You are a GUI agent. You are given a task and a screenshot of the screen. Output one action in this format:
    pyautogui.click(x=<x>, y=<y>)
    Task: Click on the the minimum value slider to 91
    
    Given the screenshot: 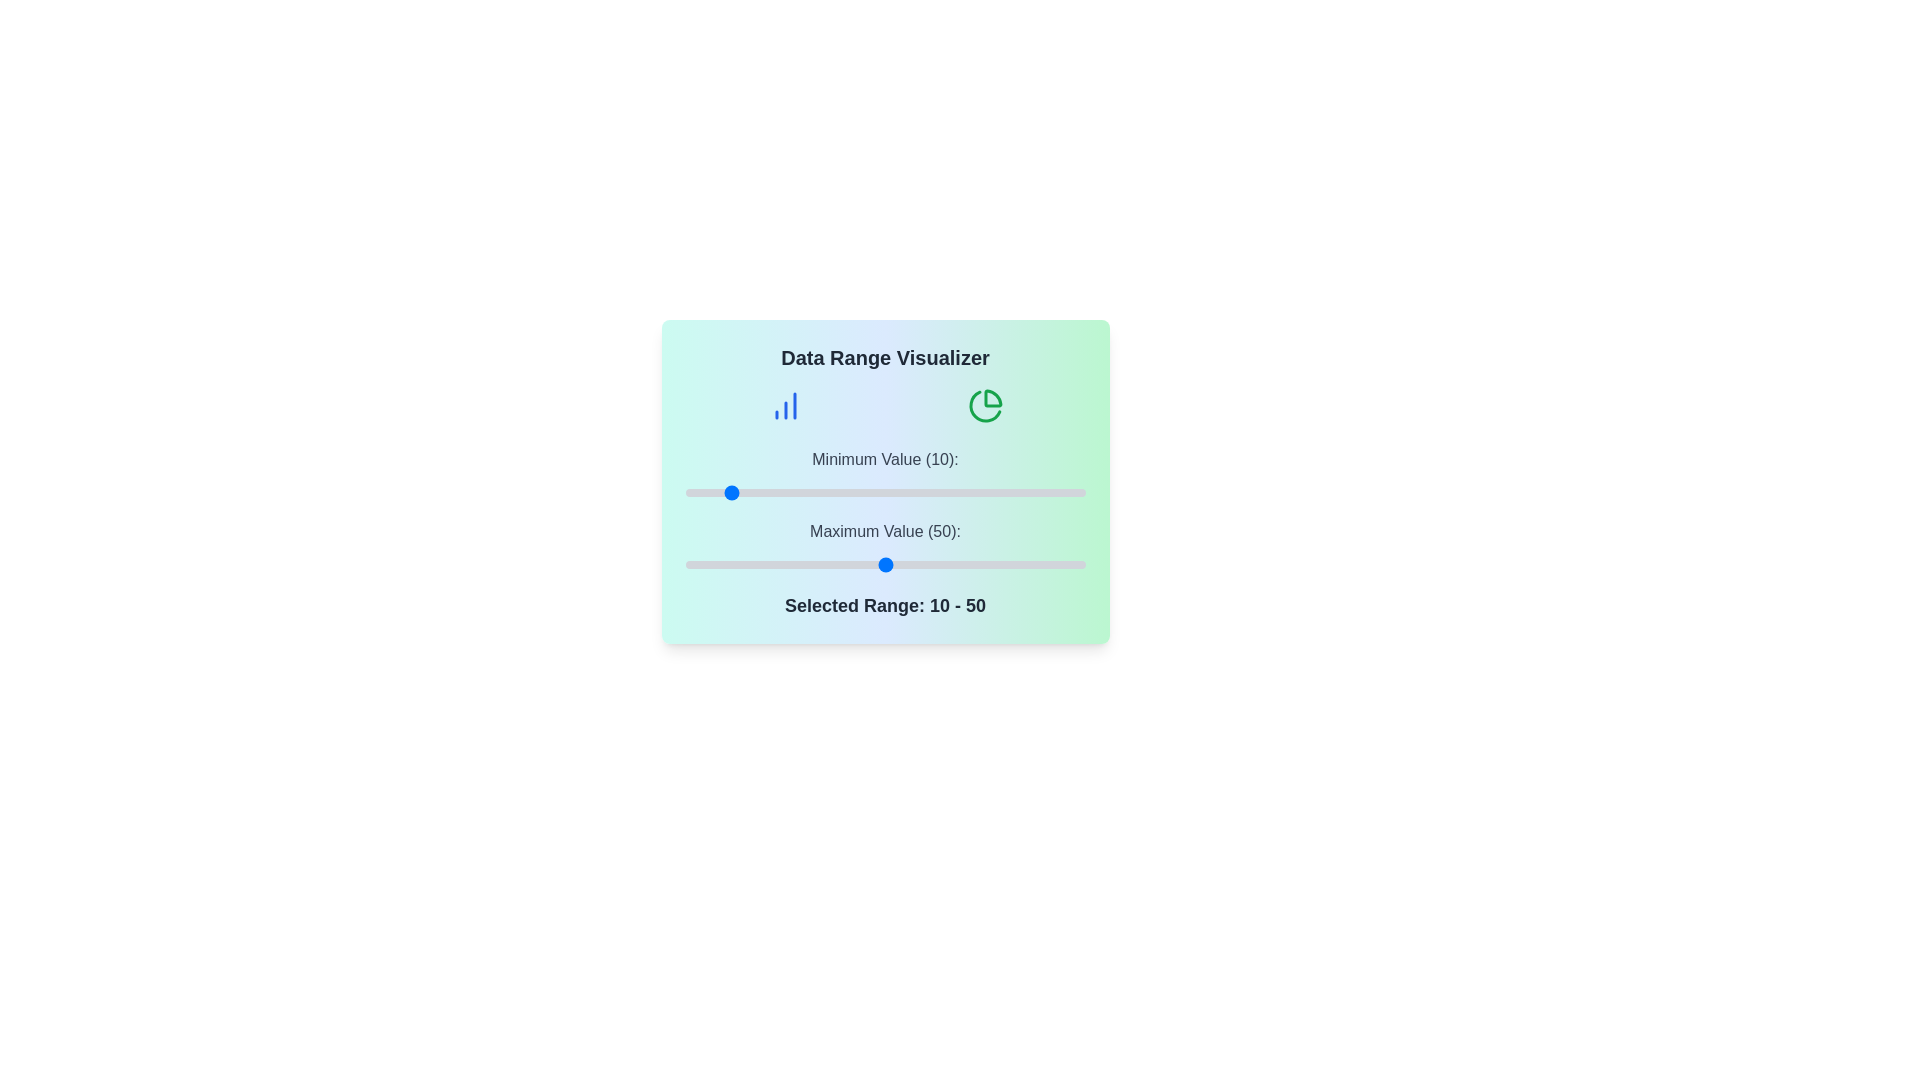 What is the action you would take?
    pyautogui.click(x=1048, y=493)
    